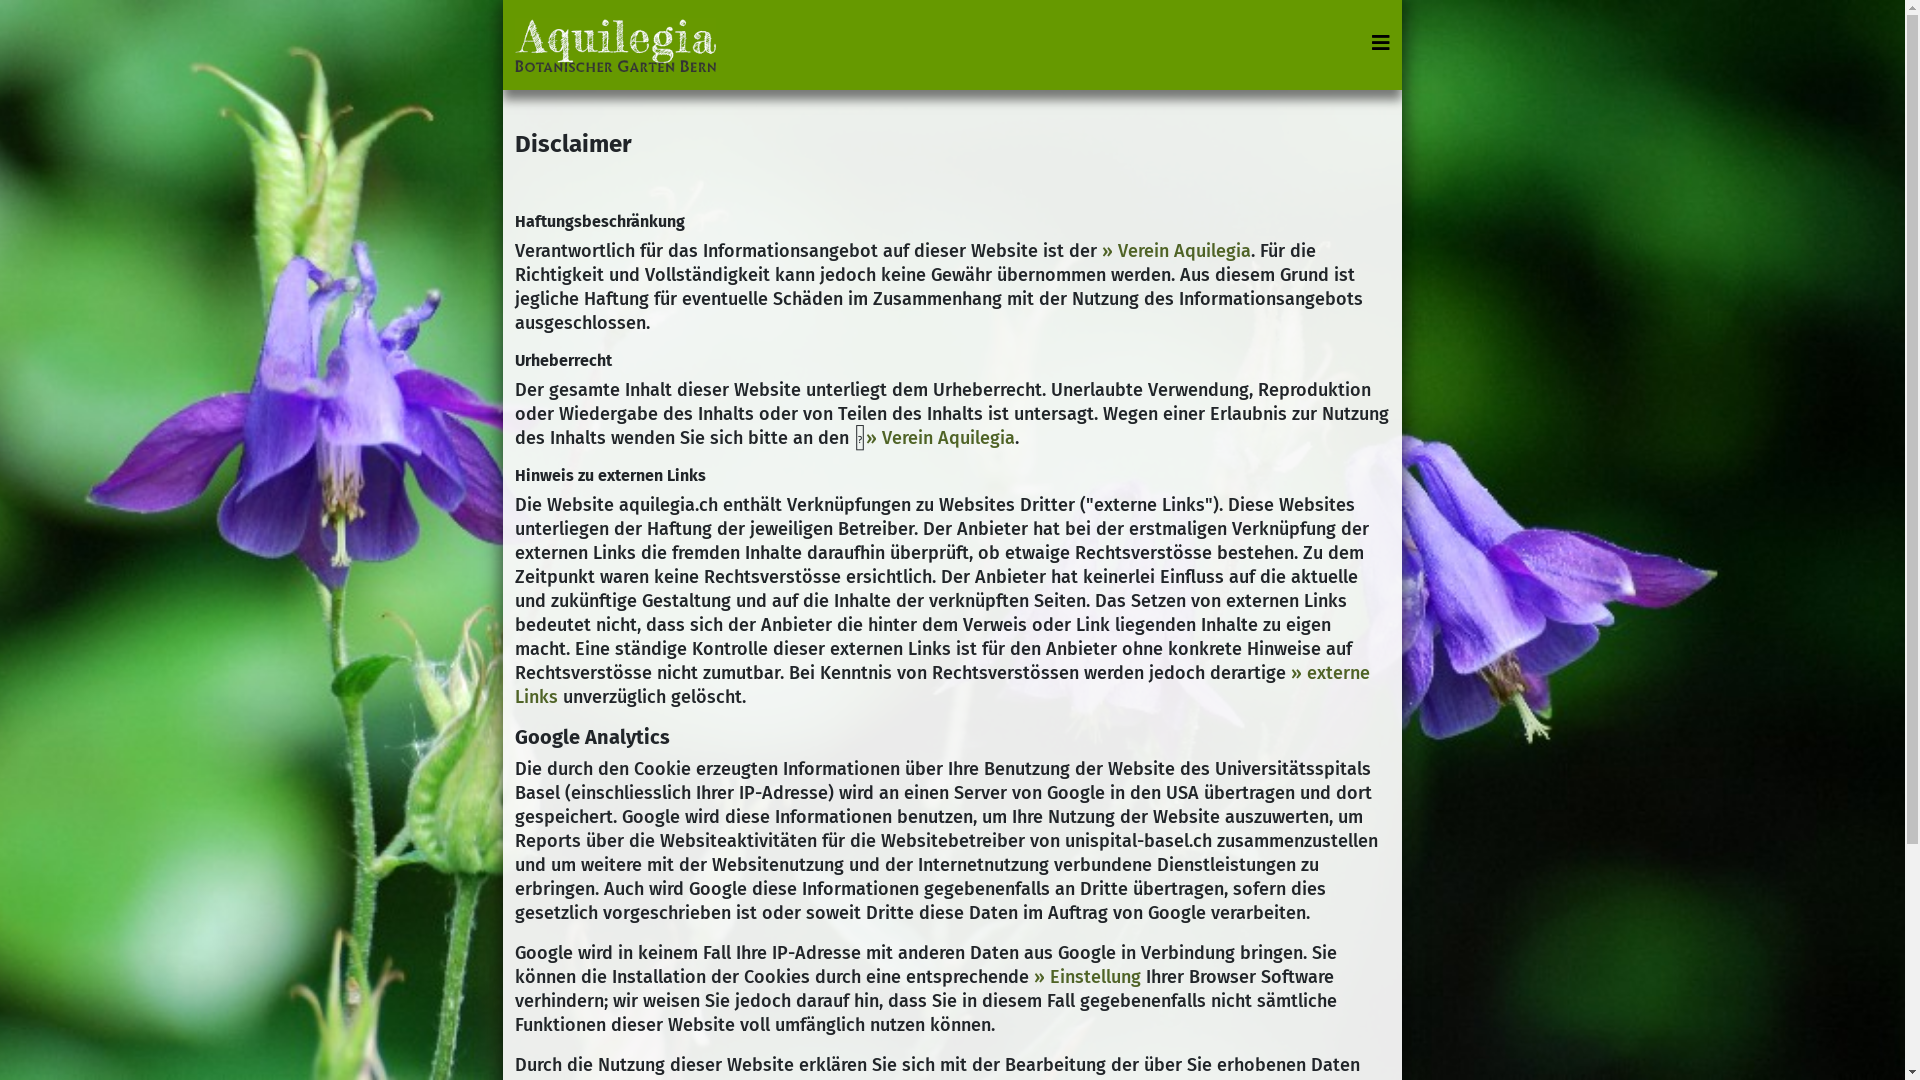 The height and width of the screenshot is (1080, 1920). What do you see at coordinates (1380, 42) in the screenshot?
I see `'Helix3 Megamenu Options'` at bounding box center [1380, 42].